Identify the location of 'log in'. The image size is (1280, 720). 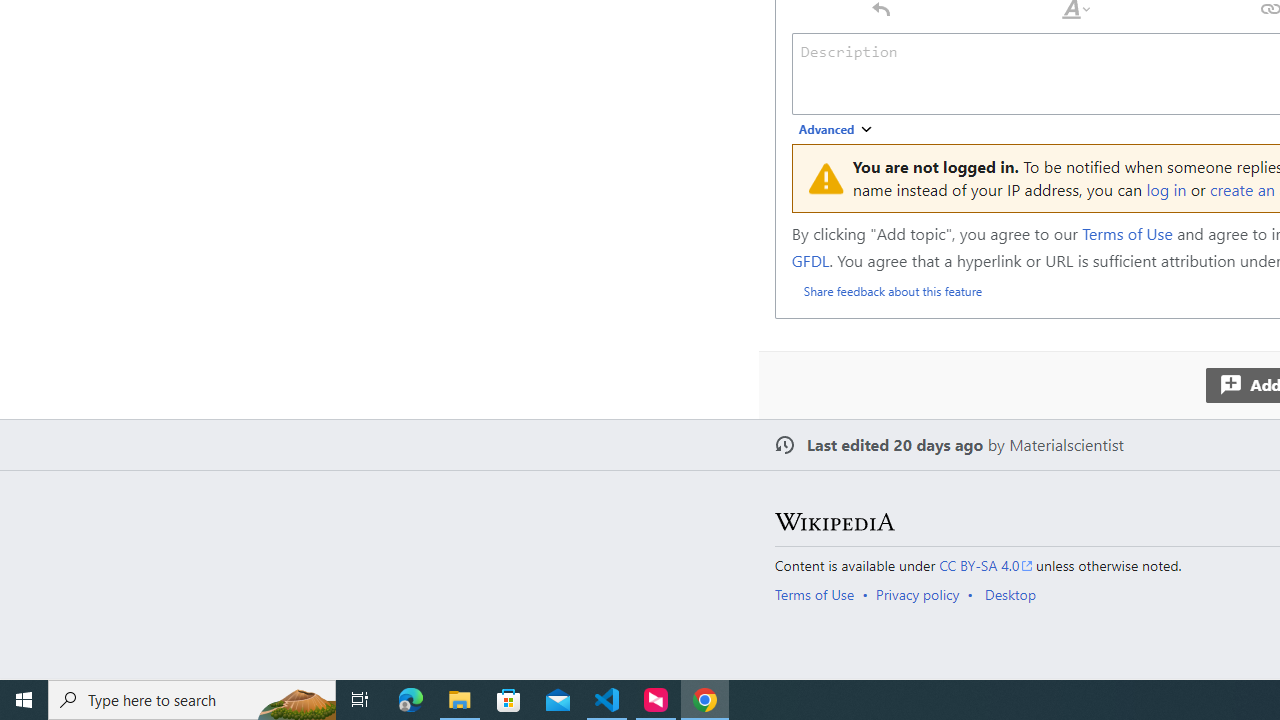
(1166, 189).